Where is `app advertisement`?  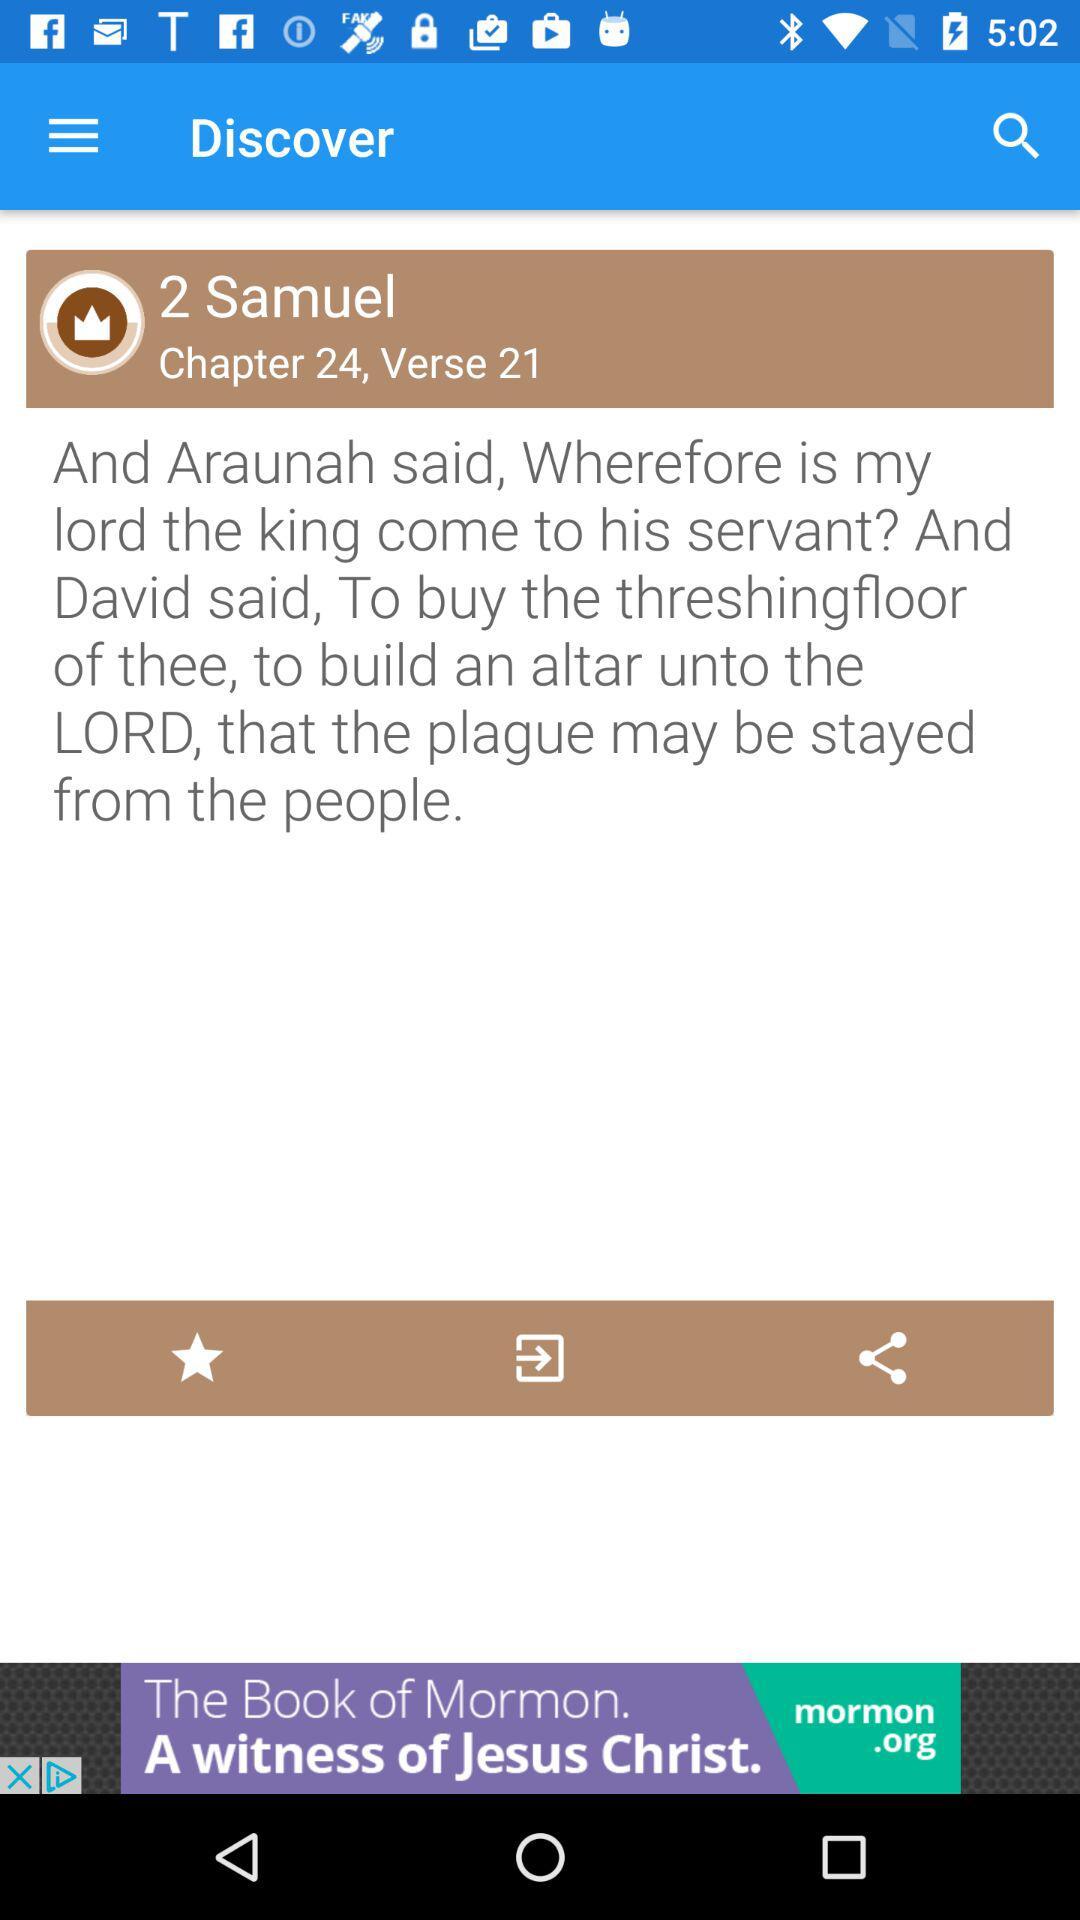
app advertisement is located at coordinates (540, 1727).